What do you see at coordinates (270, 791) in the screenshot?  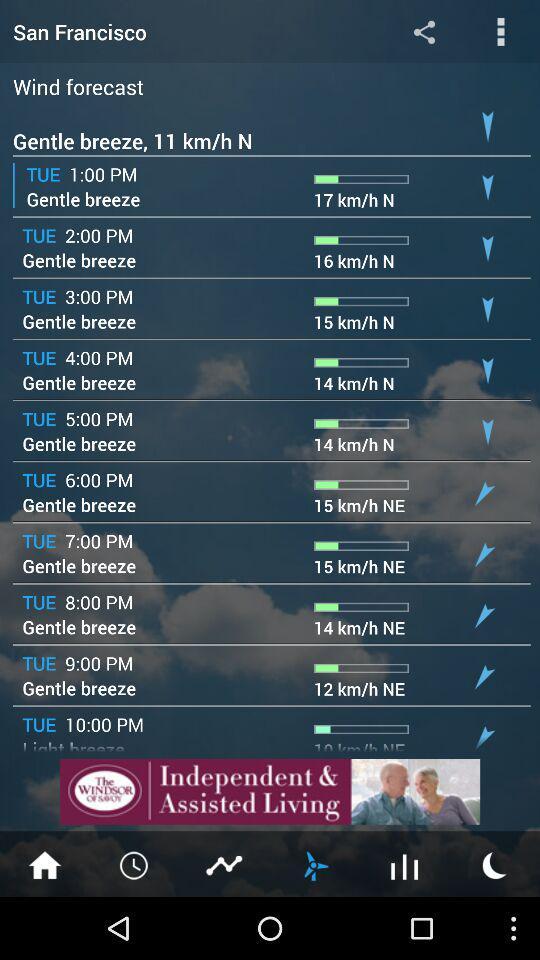 I see `view add` at bounding box center [270, 791].